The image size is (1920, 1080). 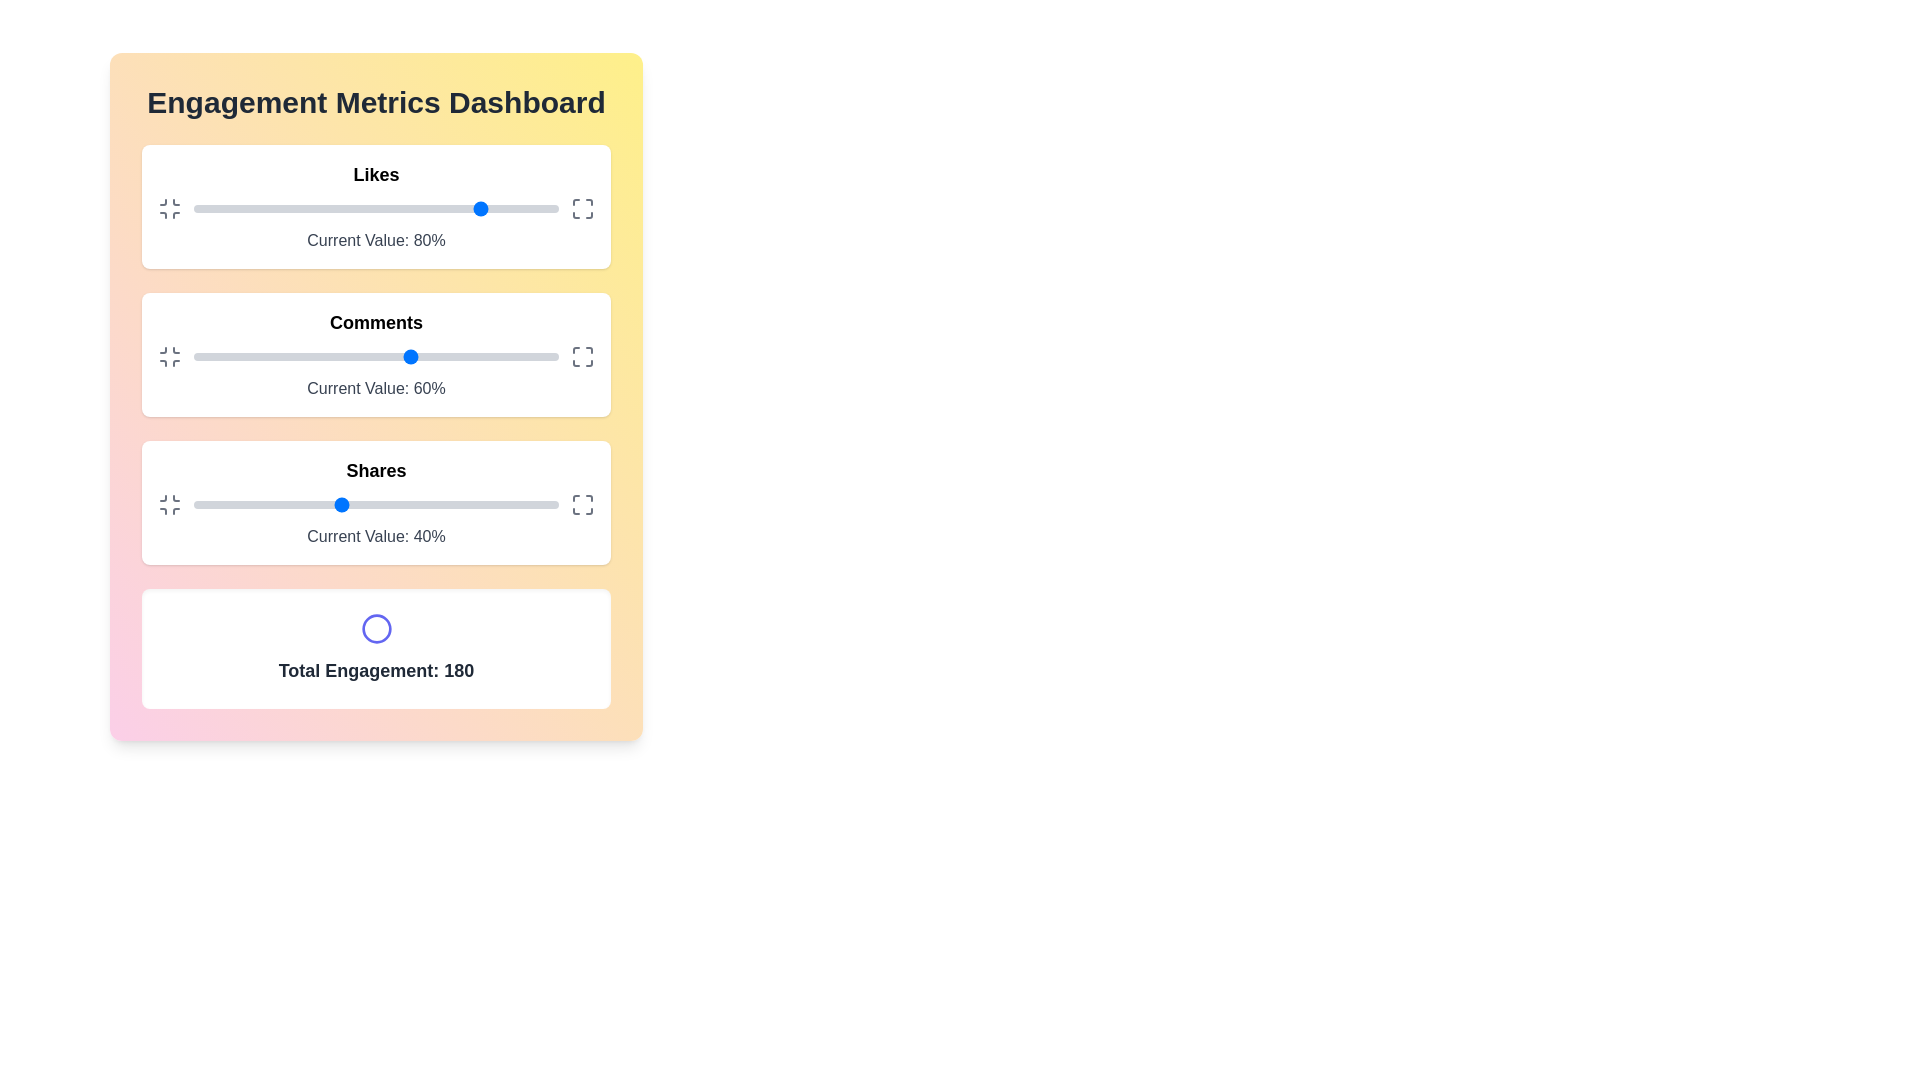 What do you see at coordinates (204, 504) in the screenshot?
I see `the shares value` at bounding box center [204, 504].